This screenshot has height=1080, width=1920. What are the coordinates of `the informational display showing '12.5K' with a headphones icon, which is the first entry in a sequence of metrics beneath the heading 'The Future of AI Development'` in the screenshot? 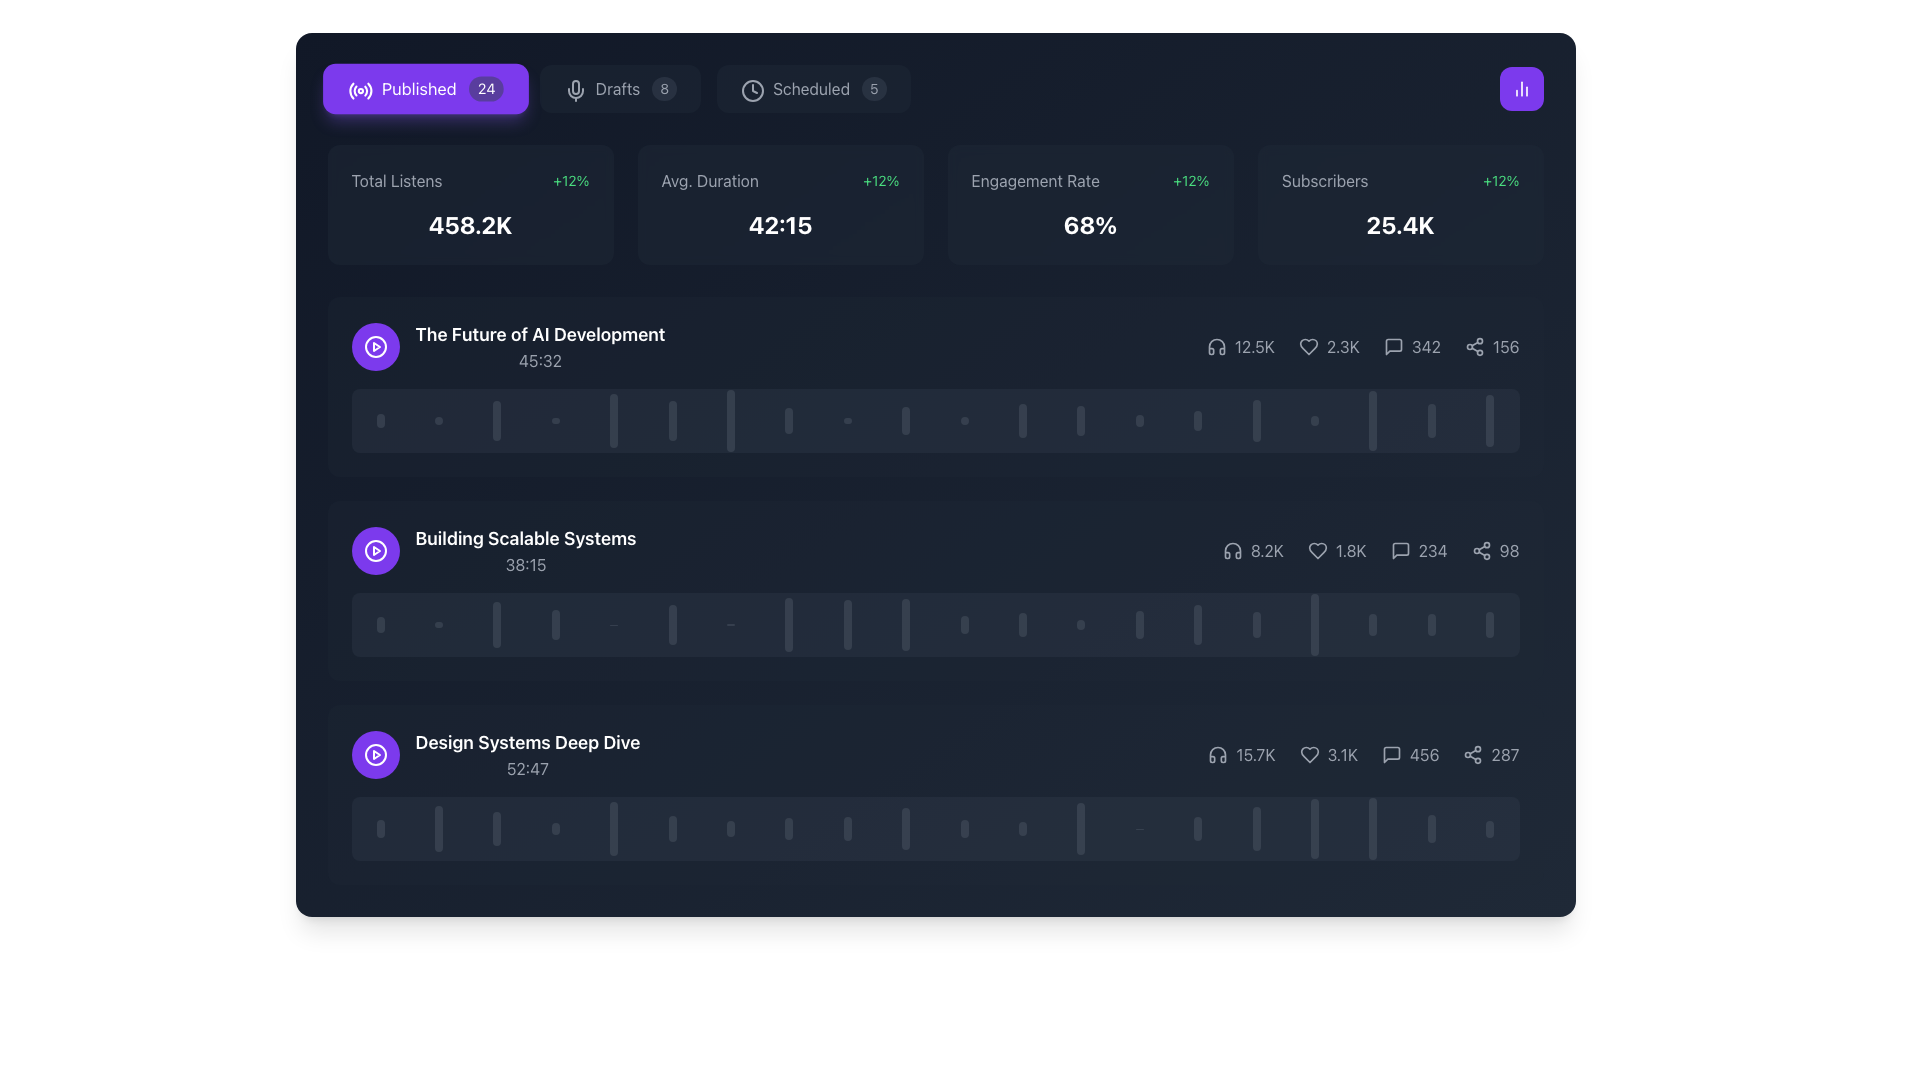 It's located at (1239, 346).